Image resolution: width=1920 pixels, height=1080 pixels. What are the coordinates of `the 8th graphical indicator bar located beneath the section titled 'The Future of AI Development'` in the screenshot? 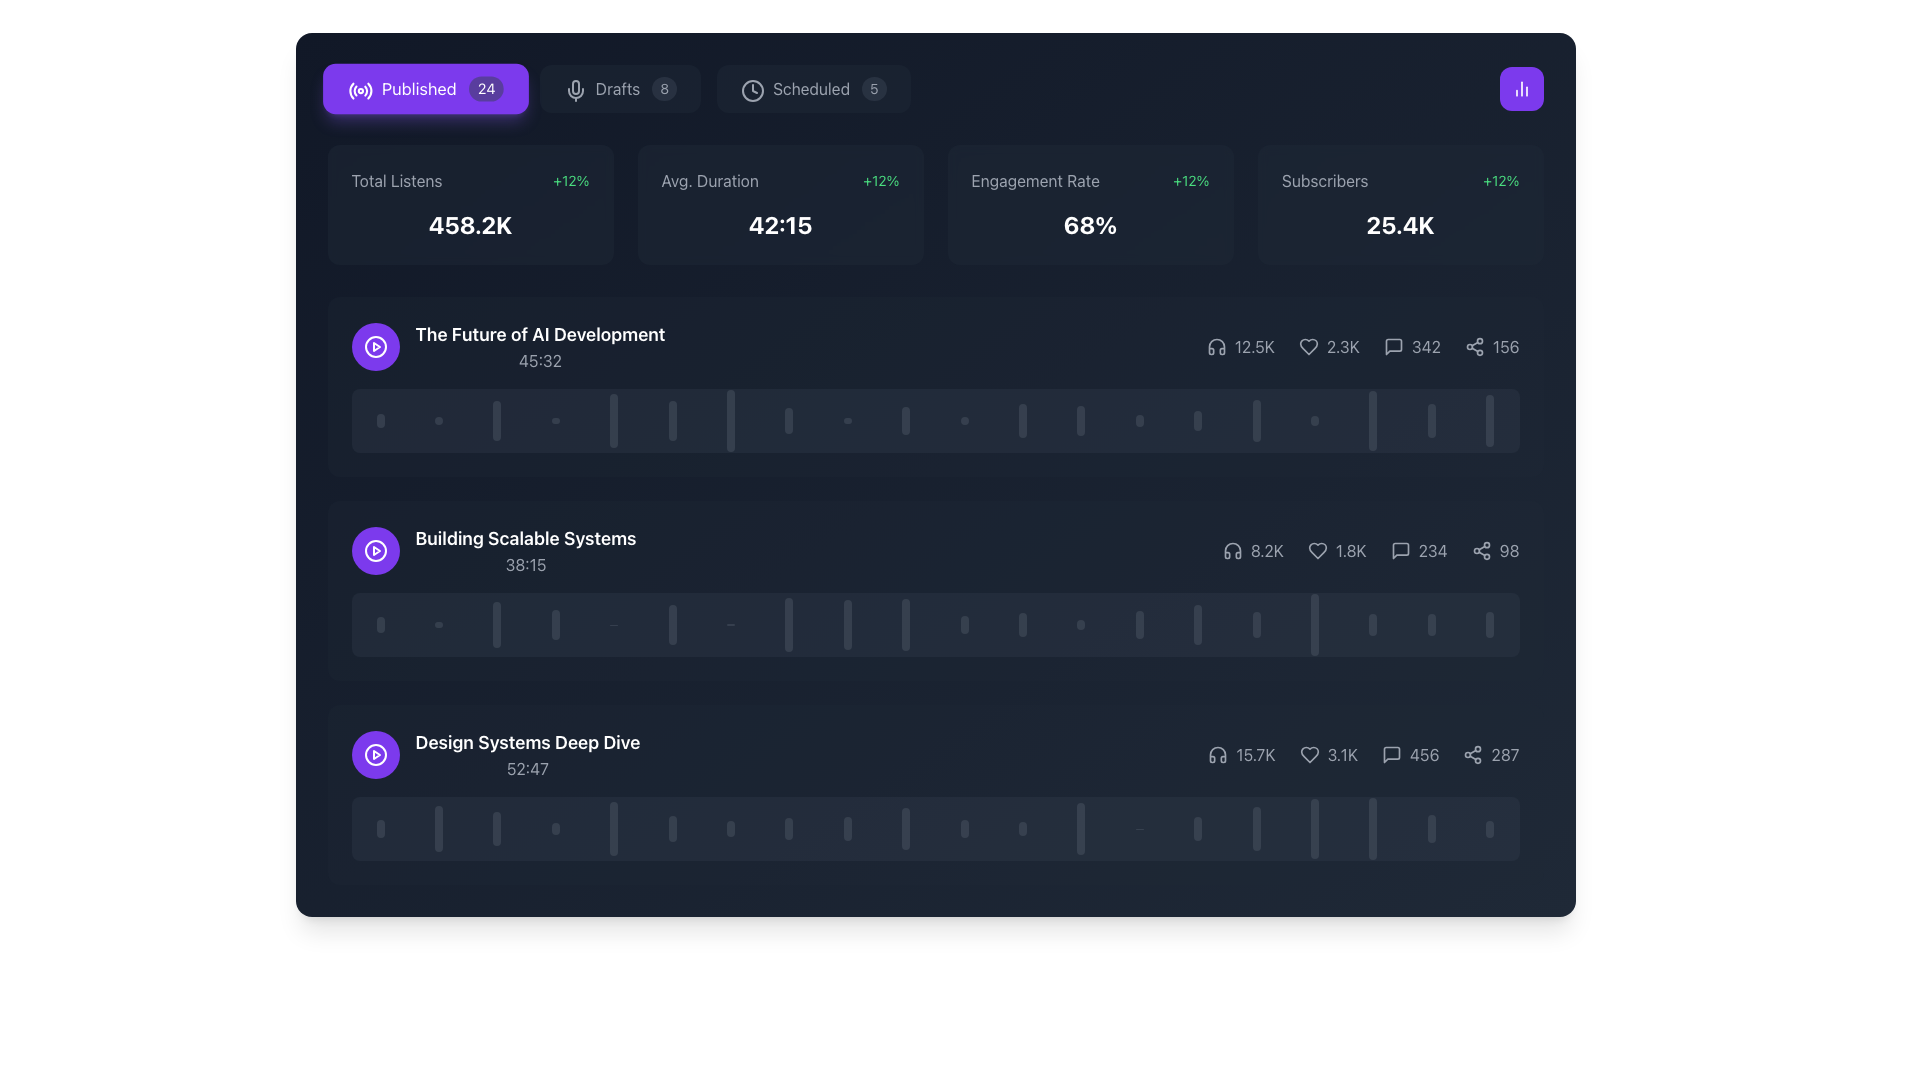 It's located at (788, 419).